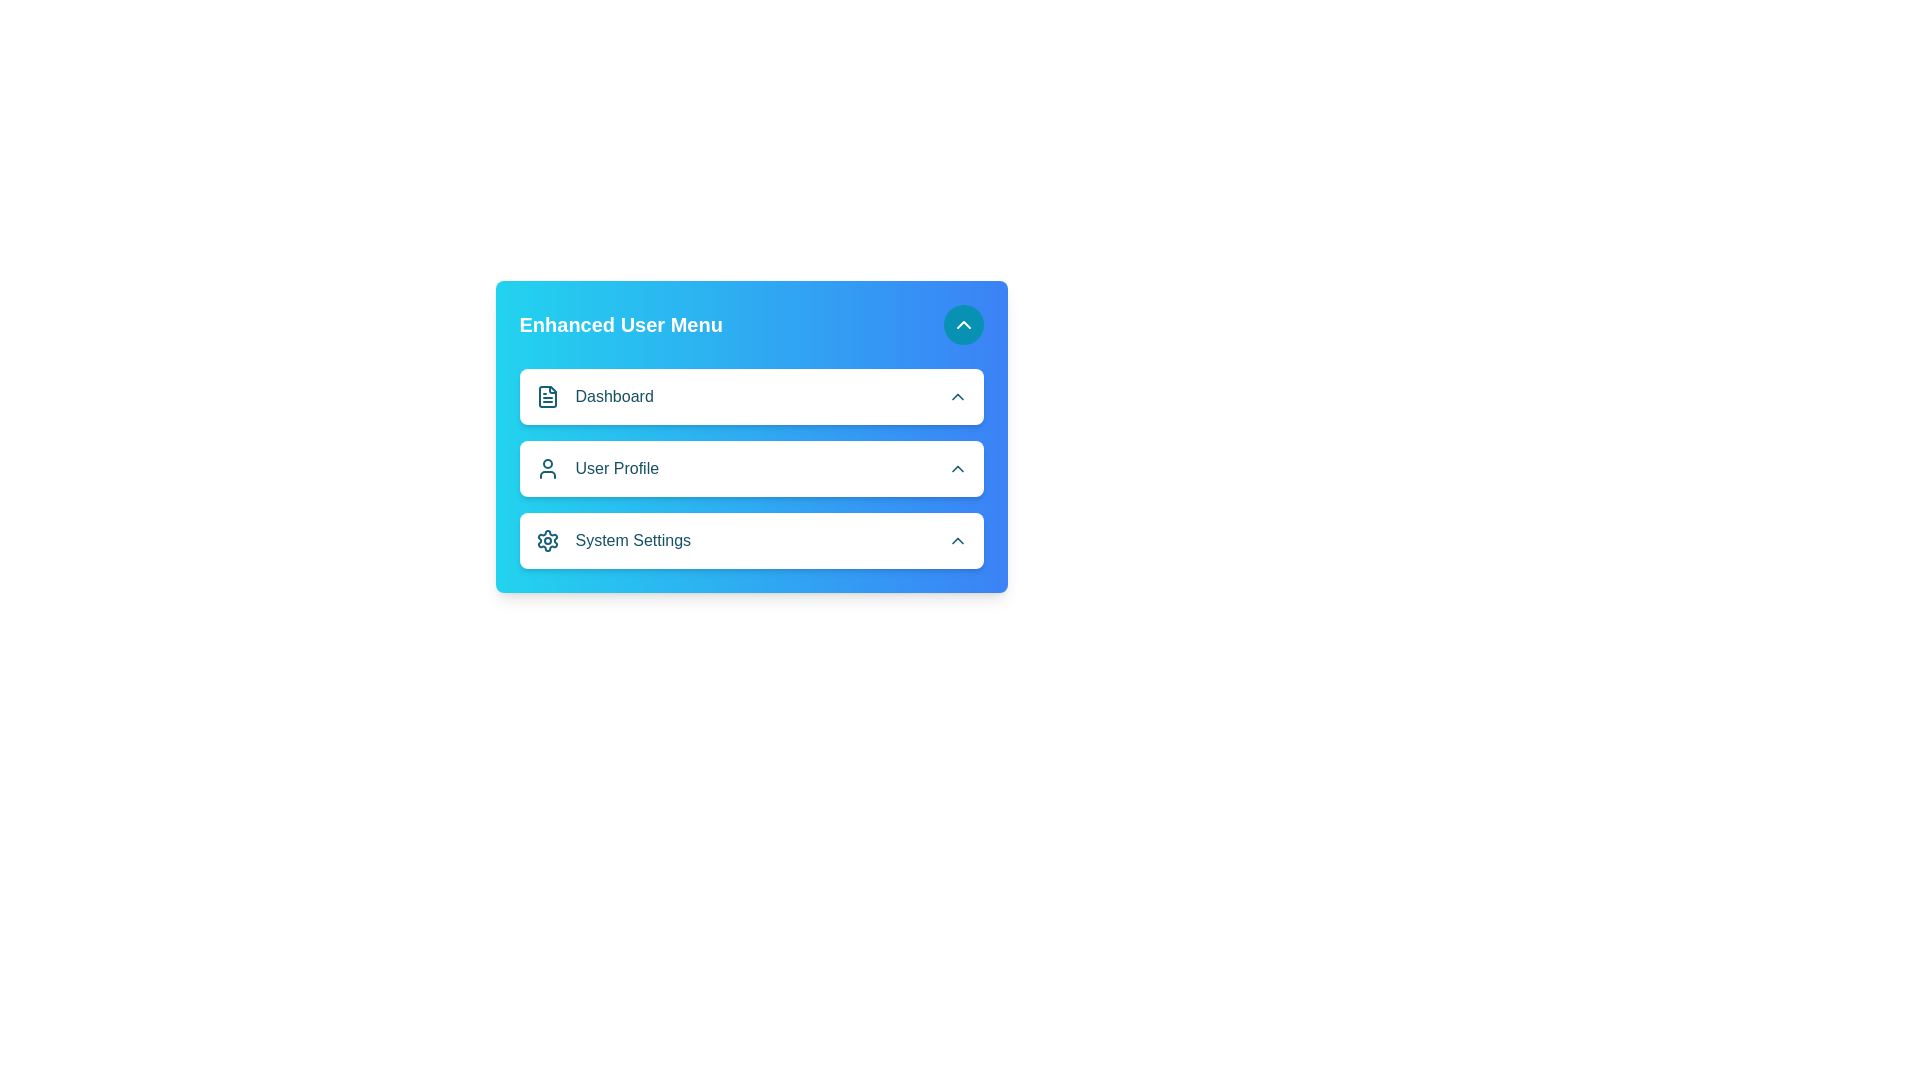 The width and height of the screenshot is (1920, 1080). Describe the element at coordinates (750, 469) in the screenshot. I see `the second button in the vertical list of three buttons` at that location.